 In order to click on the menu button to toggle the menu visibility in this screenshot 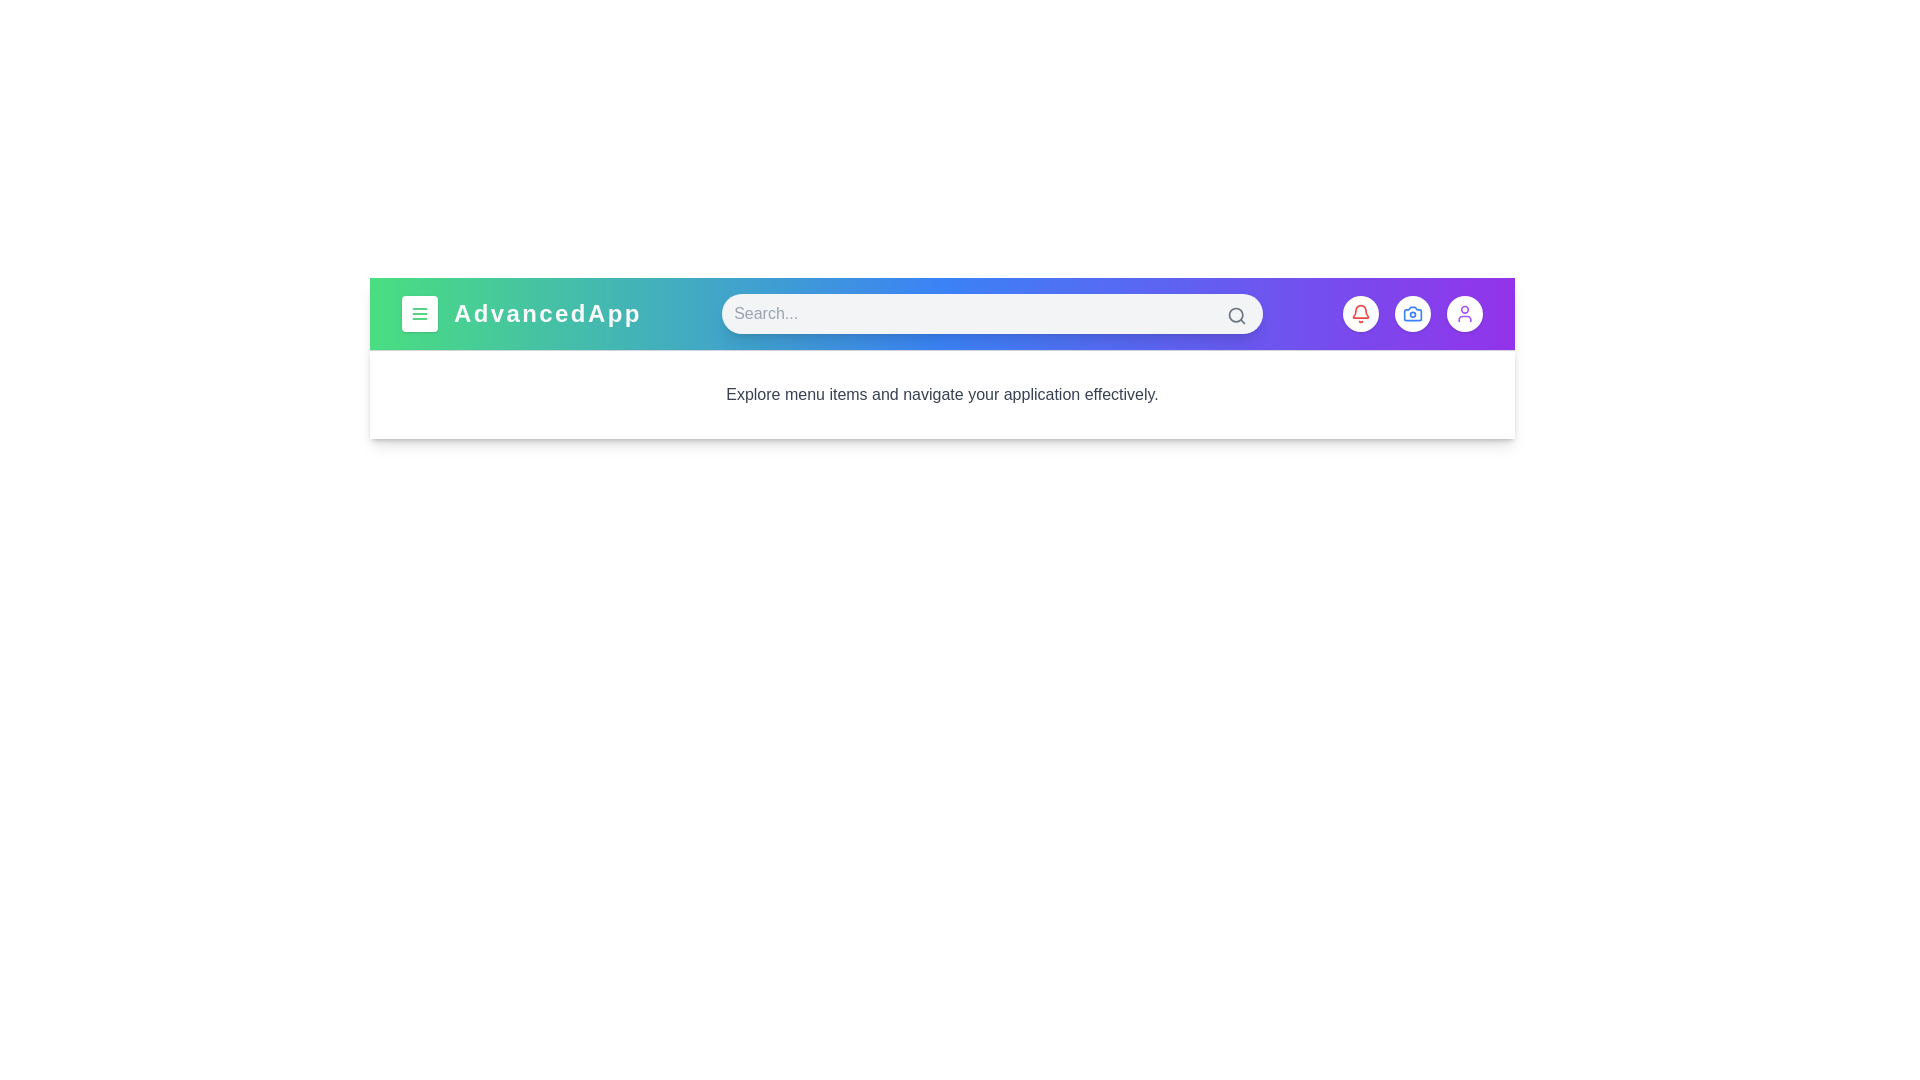, I will do `click(419, 313)`.